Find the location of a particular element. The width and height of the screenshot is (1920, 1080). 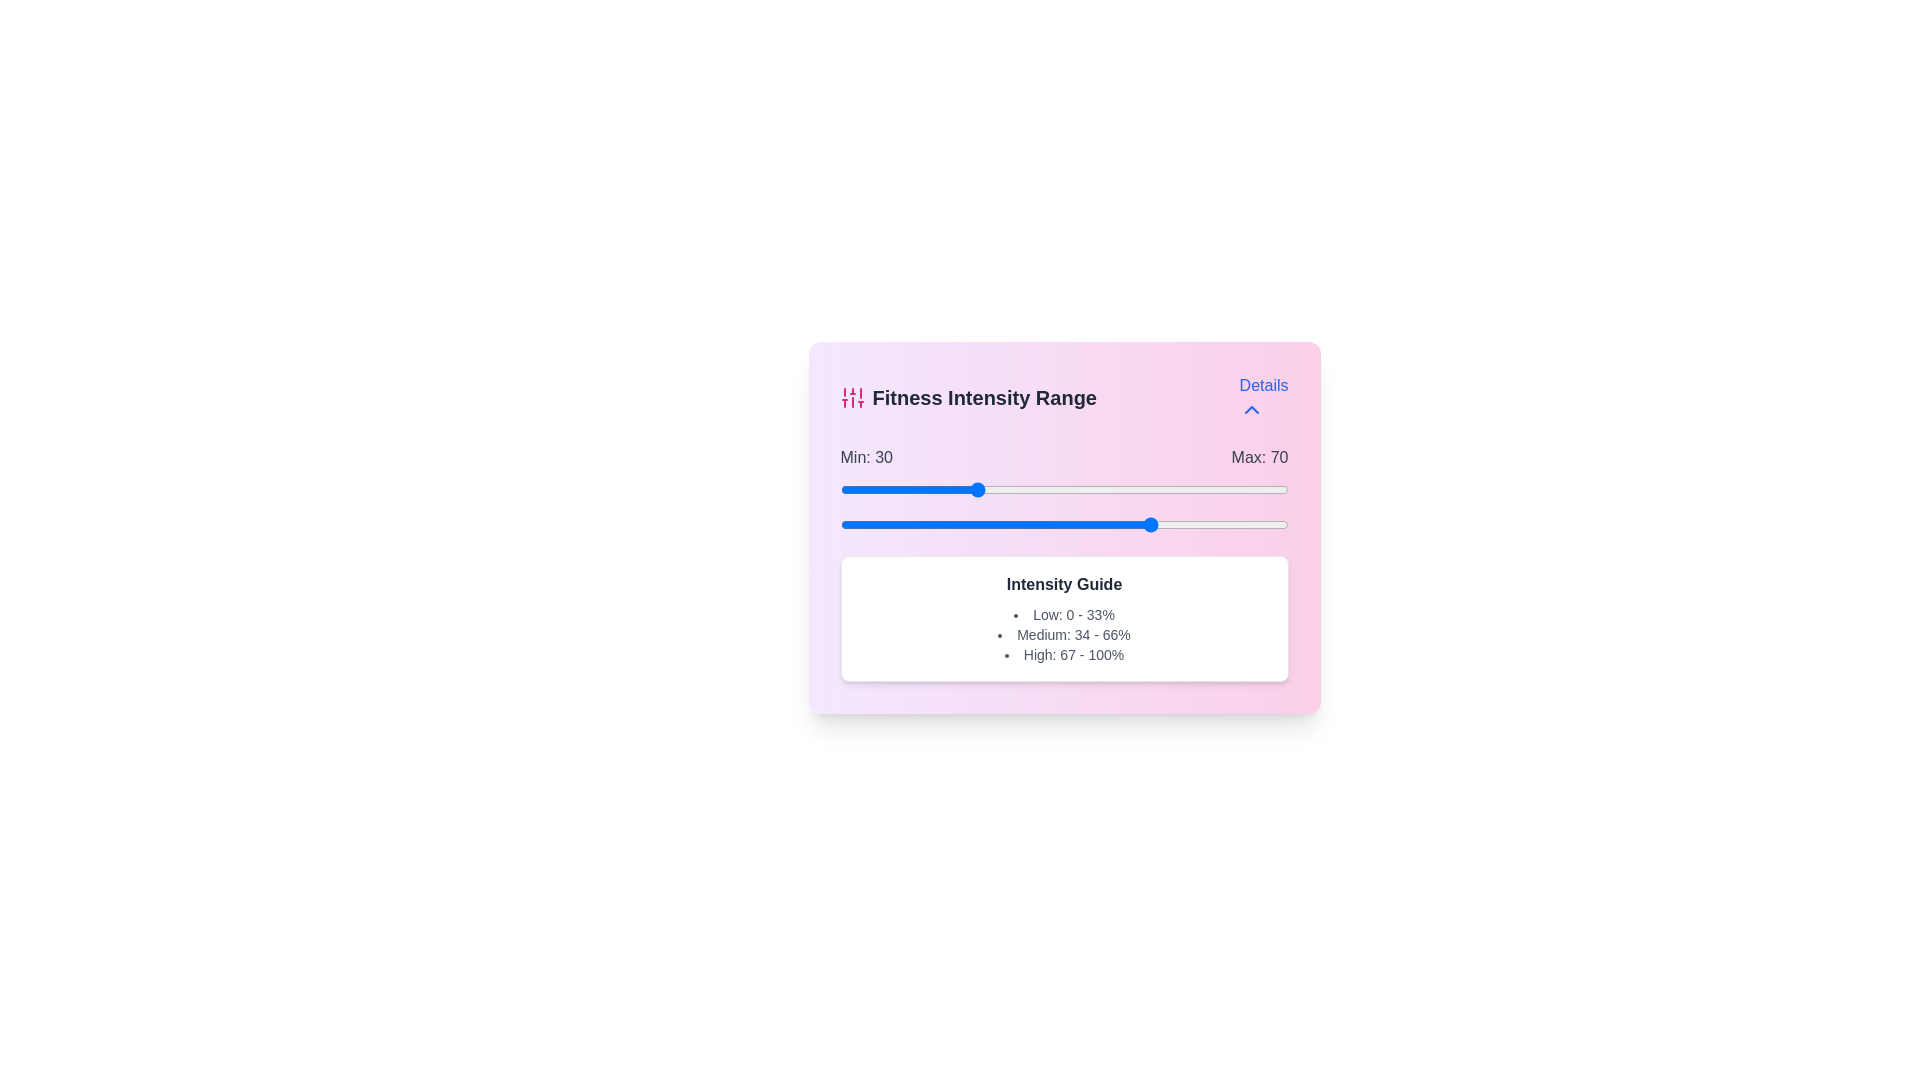

the maximum intensity range slider to 91 percent is located at coordinates (1247, 523).